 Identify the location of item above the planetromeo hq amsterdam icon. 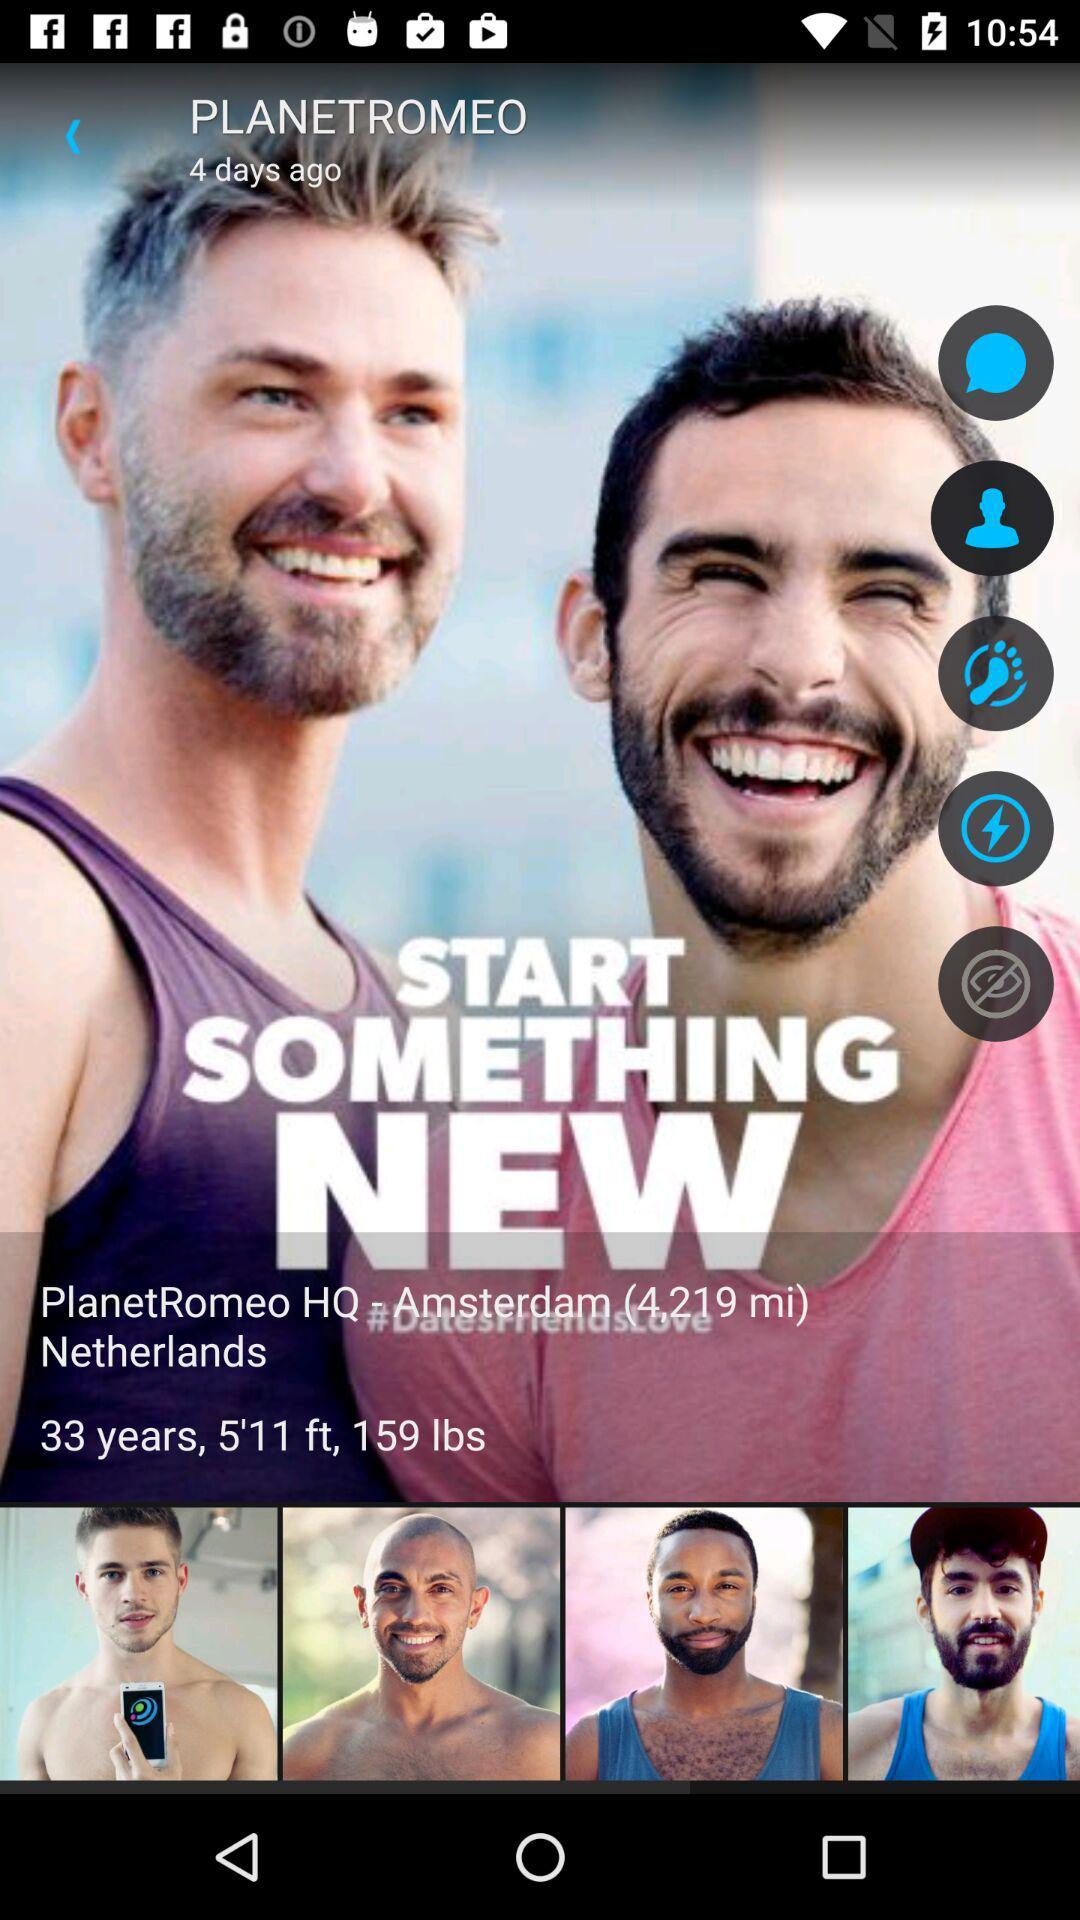
(72, 135).